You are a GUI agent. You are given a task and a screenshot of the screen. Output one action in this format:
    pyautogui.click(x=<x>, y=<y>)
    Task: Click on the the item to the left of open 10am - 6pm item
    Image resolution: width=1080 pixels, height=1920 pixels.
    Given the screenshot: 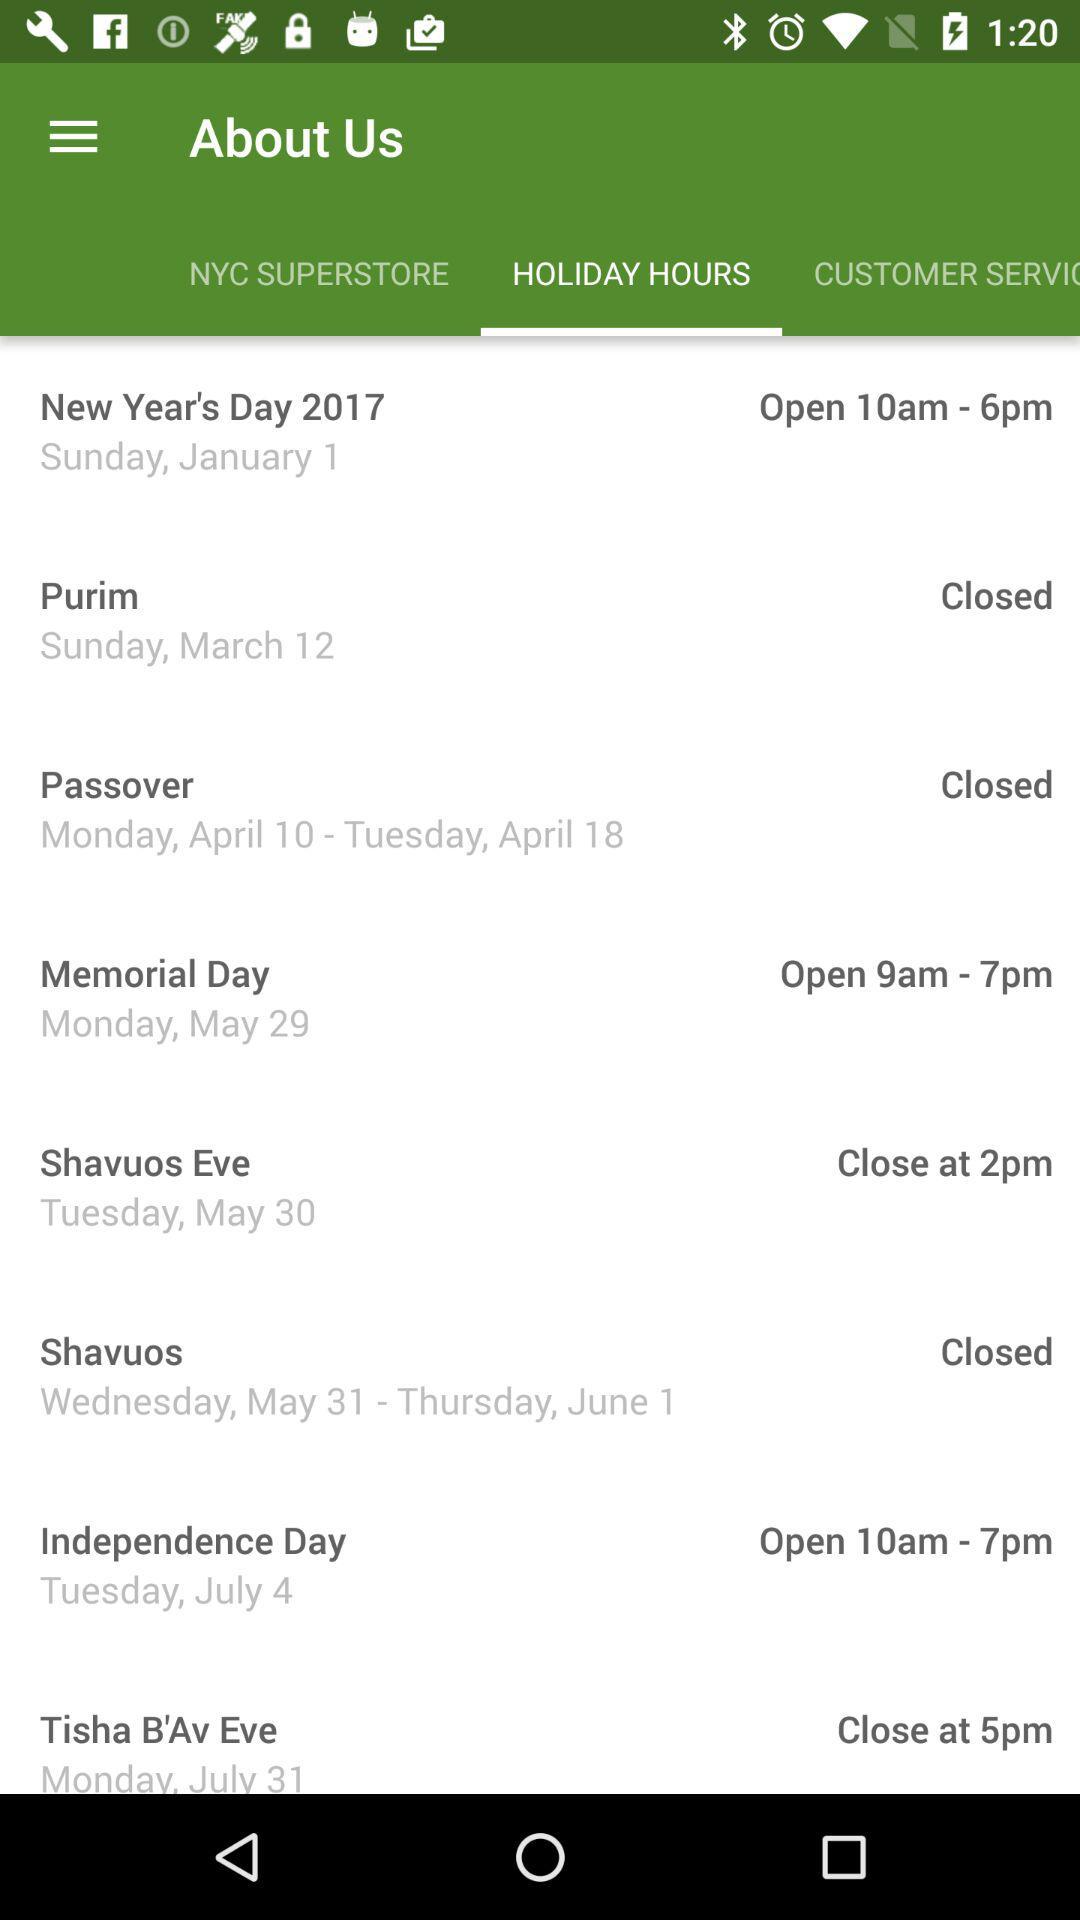 What is the action you would take?
    pyautogui.click(x=205, y=404)
    